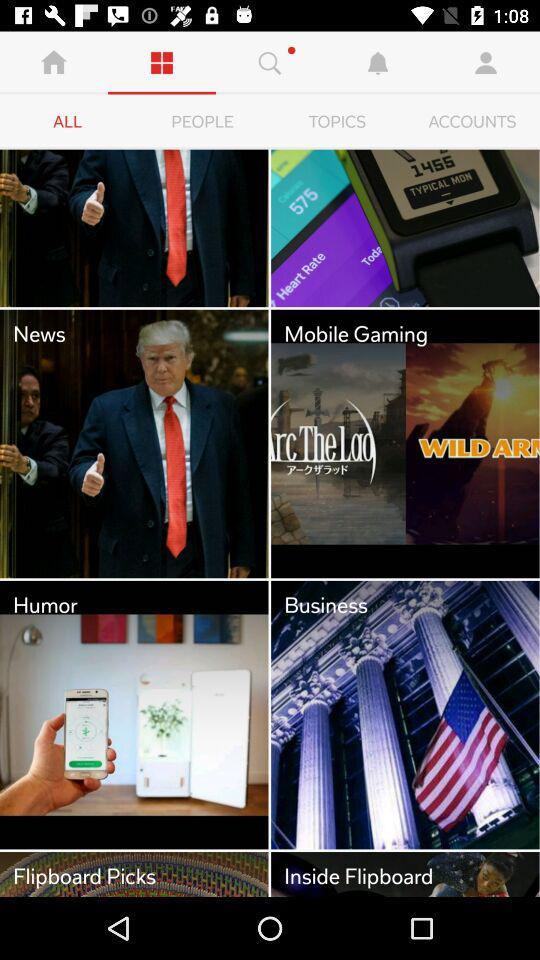 This screenshot has width=540, height=960. I want to click on the button which is next to the search, so click(378, 63).